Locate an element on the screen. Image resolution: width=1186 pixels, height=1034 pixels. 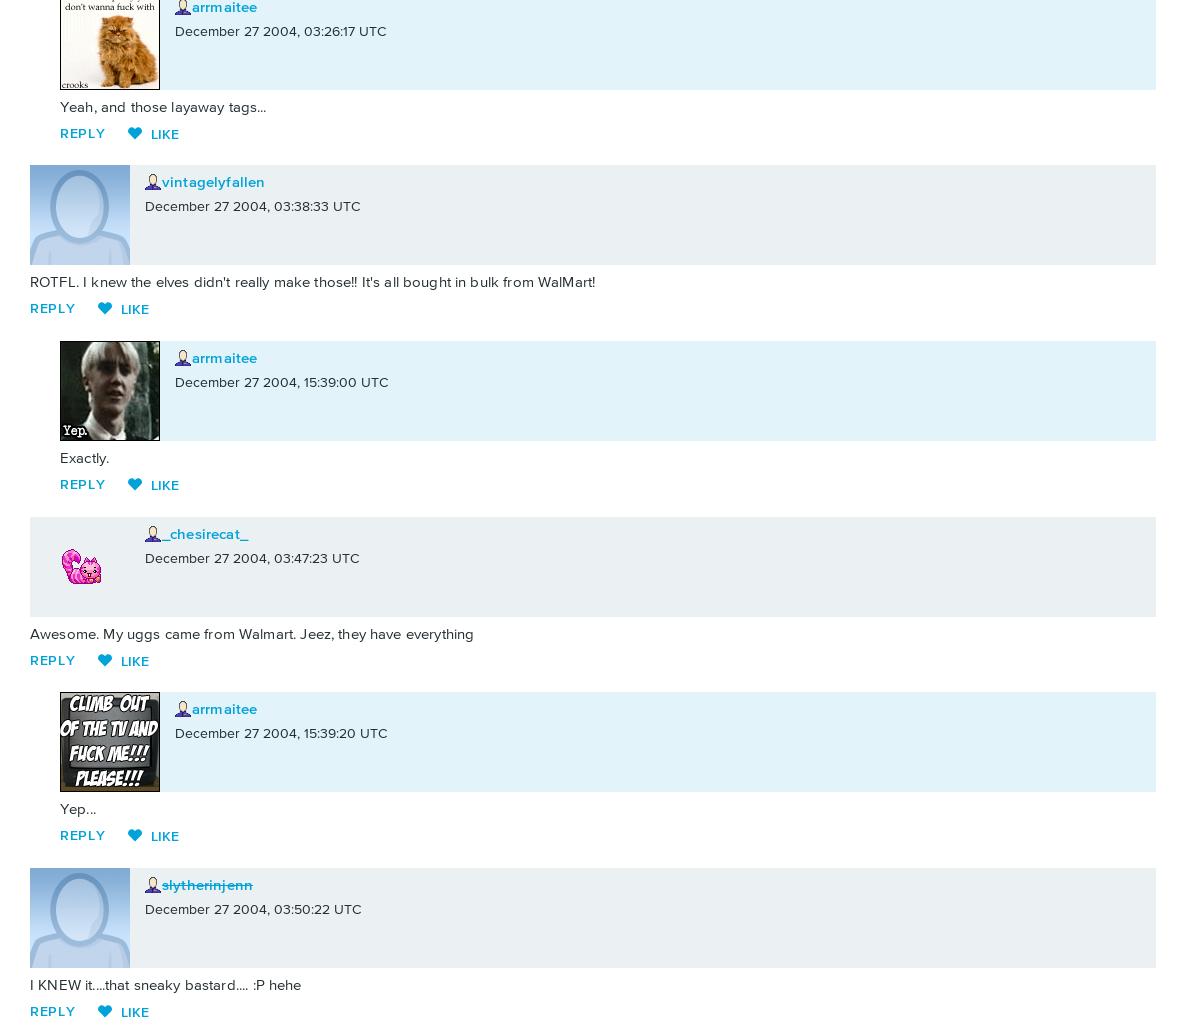
'December 27 2004, 03:38:33 UTC' is located at coordinates (144, 207).